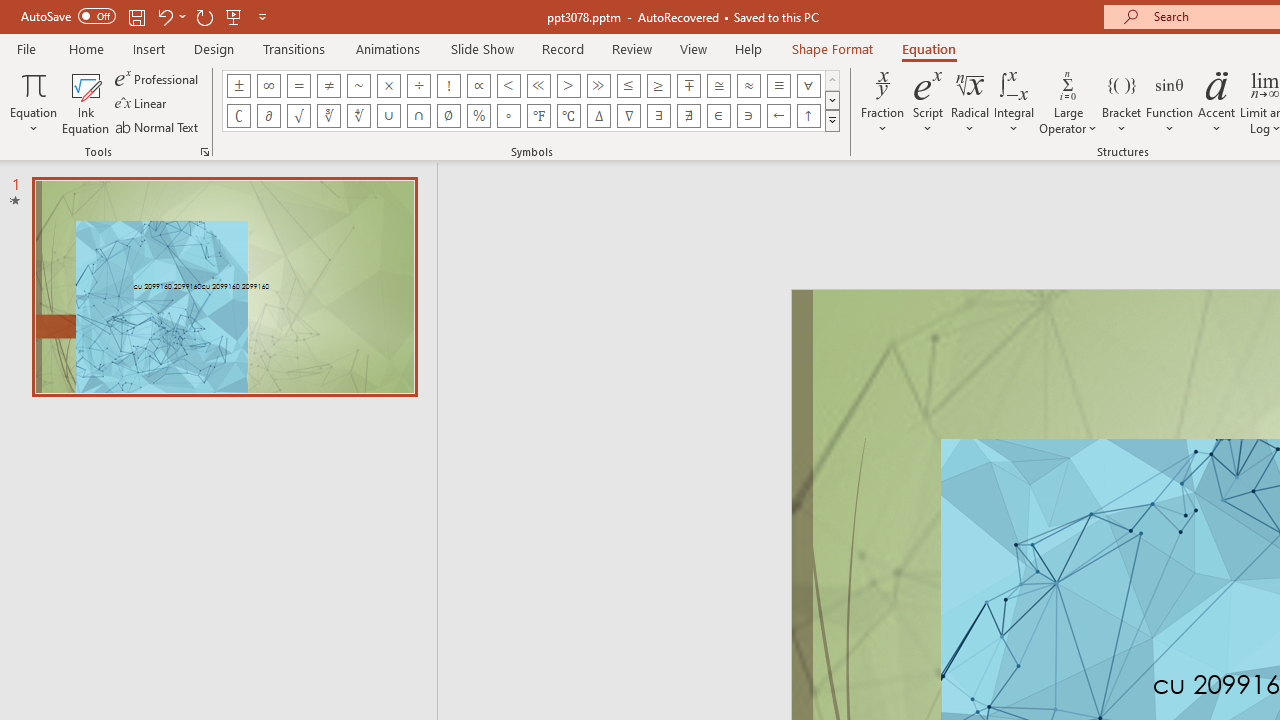 The height and width of the screenshot is (720, 1280). I want to click on 'Equation Symbol Less Than', so click(508, 85).